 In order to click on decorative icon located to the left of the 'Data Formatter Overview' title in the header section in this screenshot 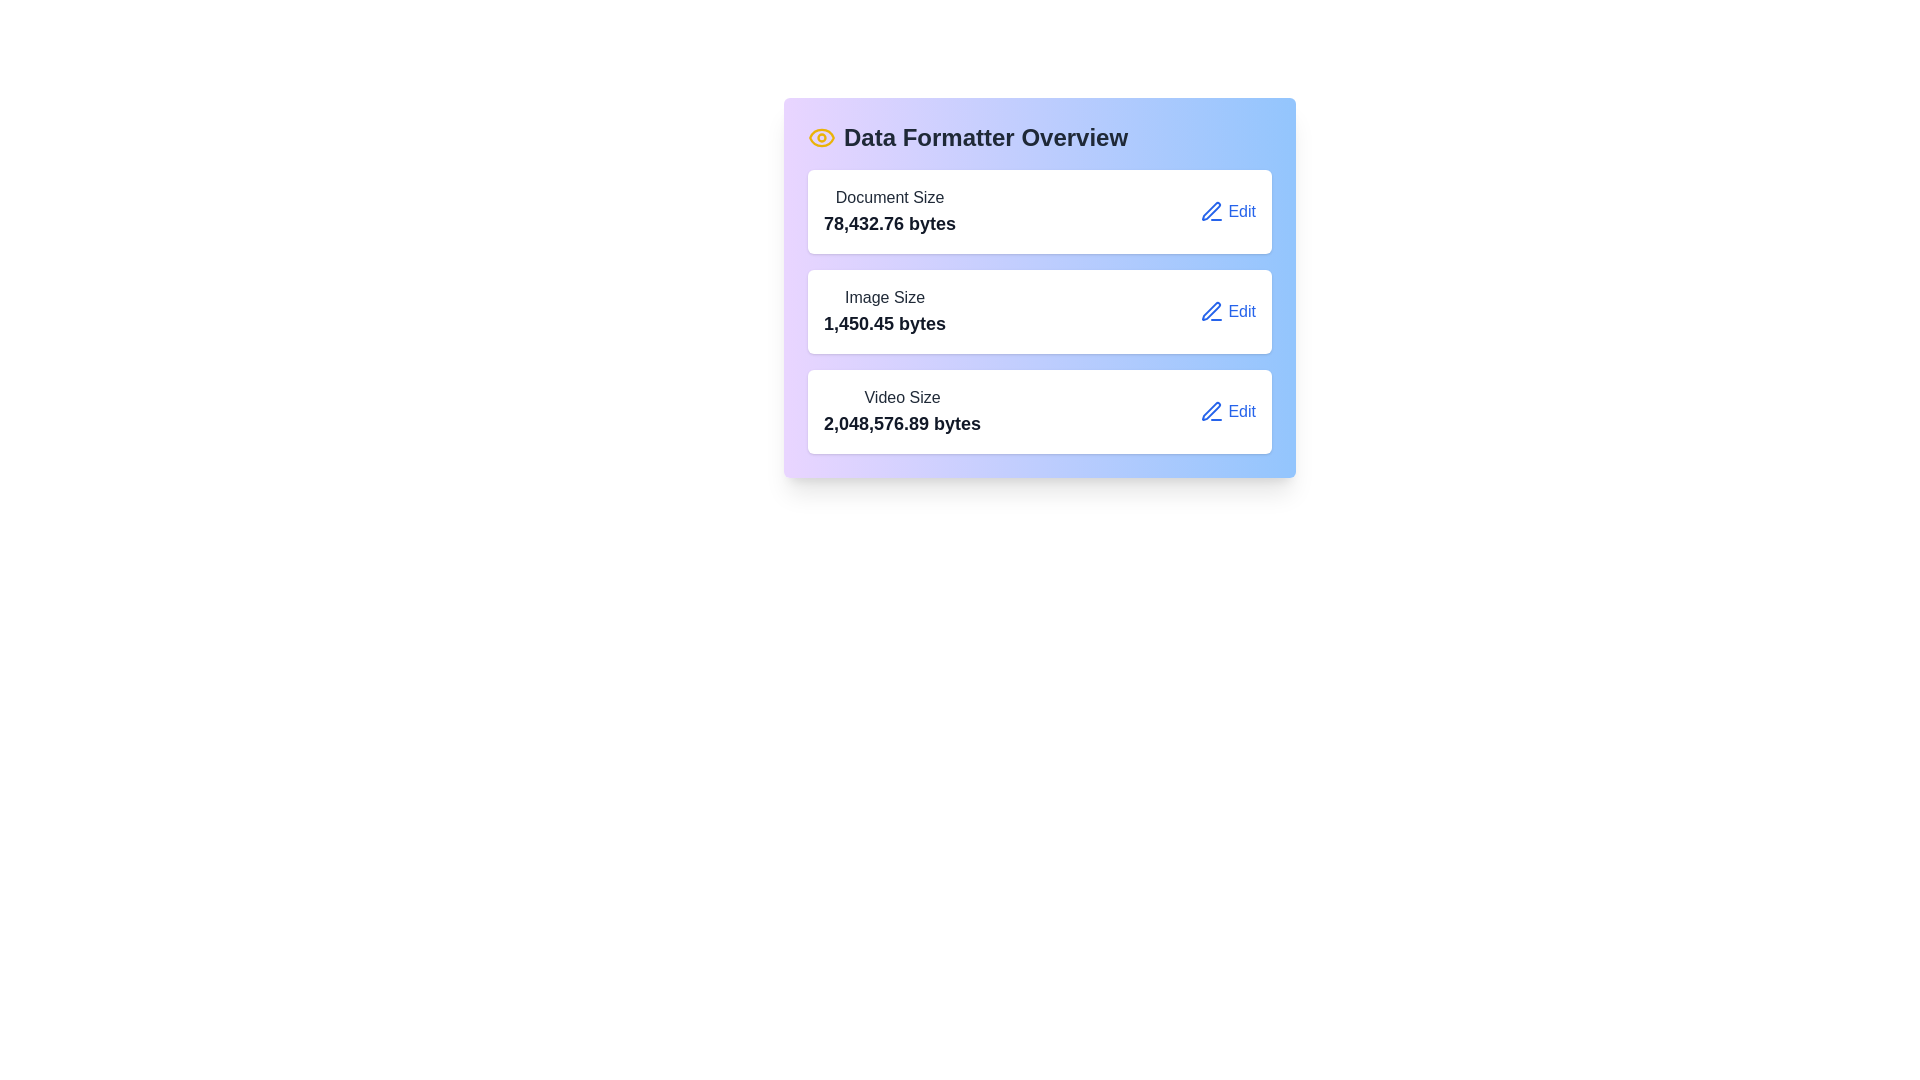, I will do `click(821, 137)`.